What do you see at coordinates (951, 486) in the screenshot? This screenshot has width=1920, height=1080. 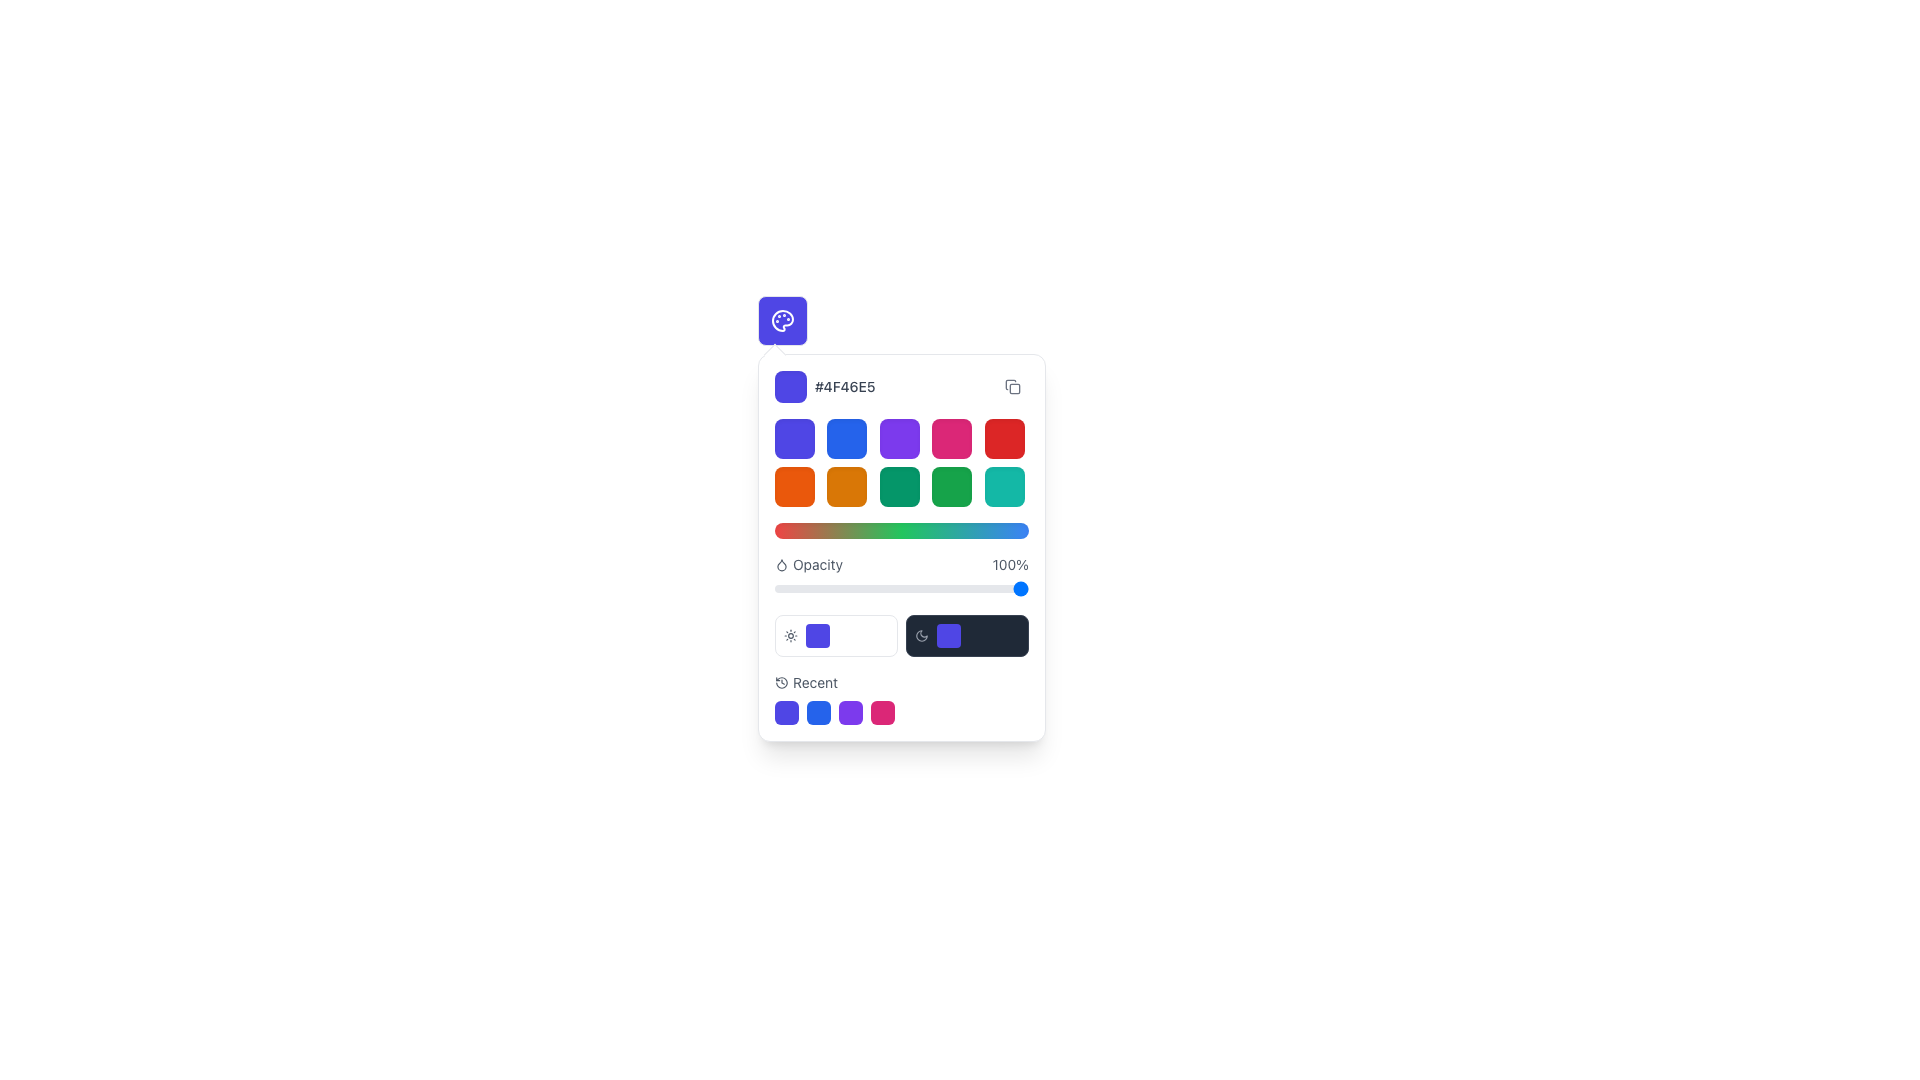 I see `the color selection button located in the second row, fourth column of the palette interface` at bounding box center [951, 486].